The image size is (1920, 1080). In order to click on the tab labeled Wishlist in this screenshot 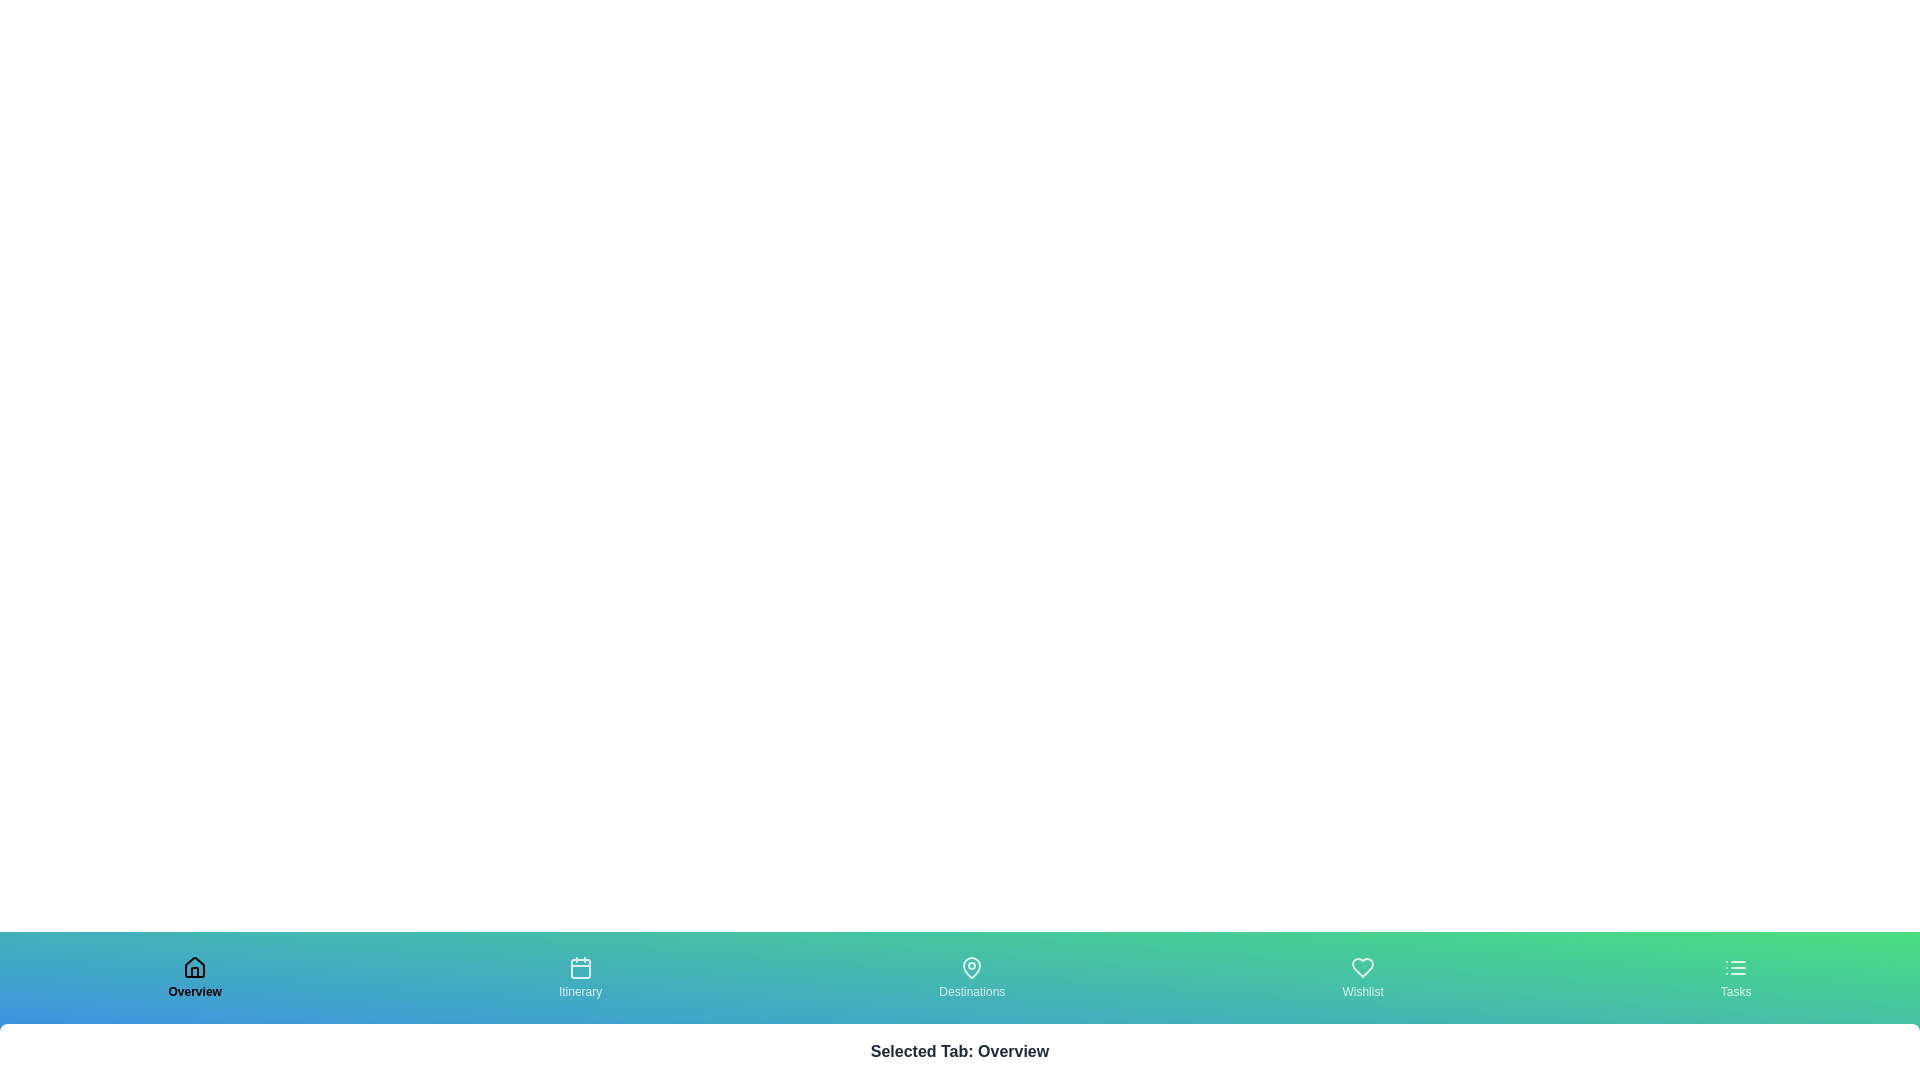, I will do `click(1362, 977)`.